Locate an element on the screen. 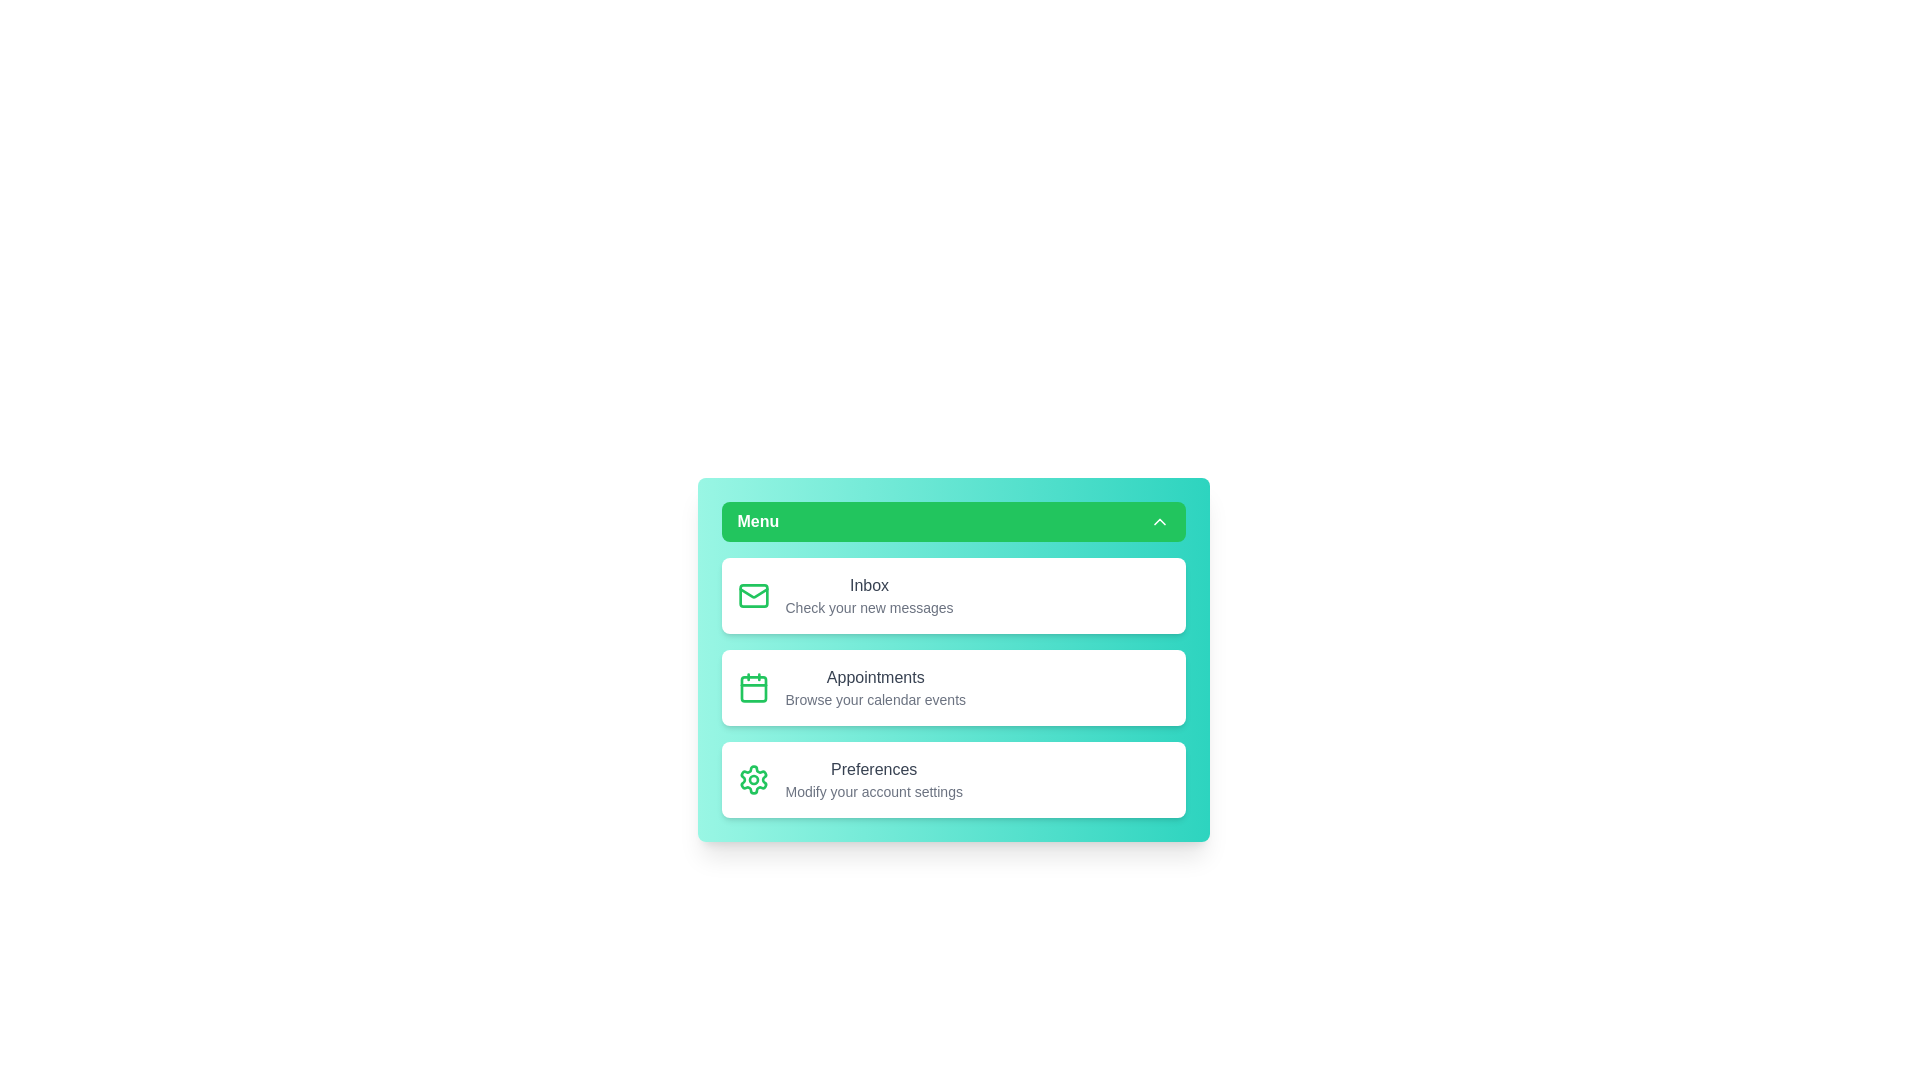 The image size is (1920, 1080). the menu option Inbox to provide visual feedback is located at coordinates (952, 595).